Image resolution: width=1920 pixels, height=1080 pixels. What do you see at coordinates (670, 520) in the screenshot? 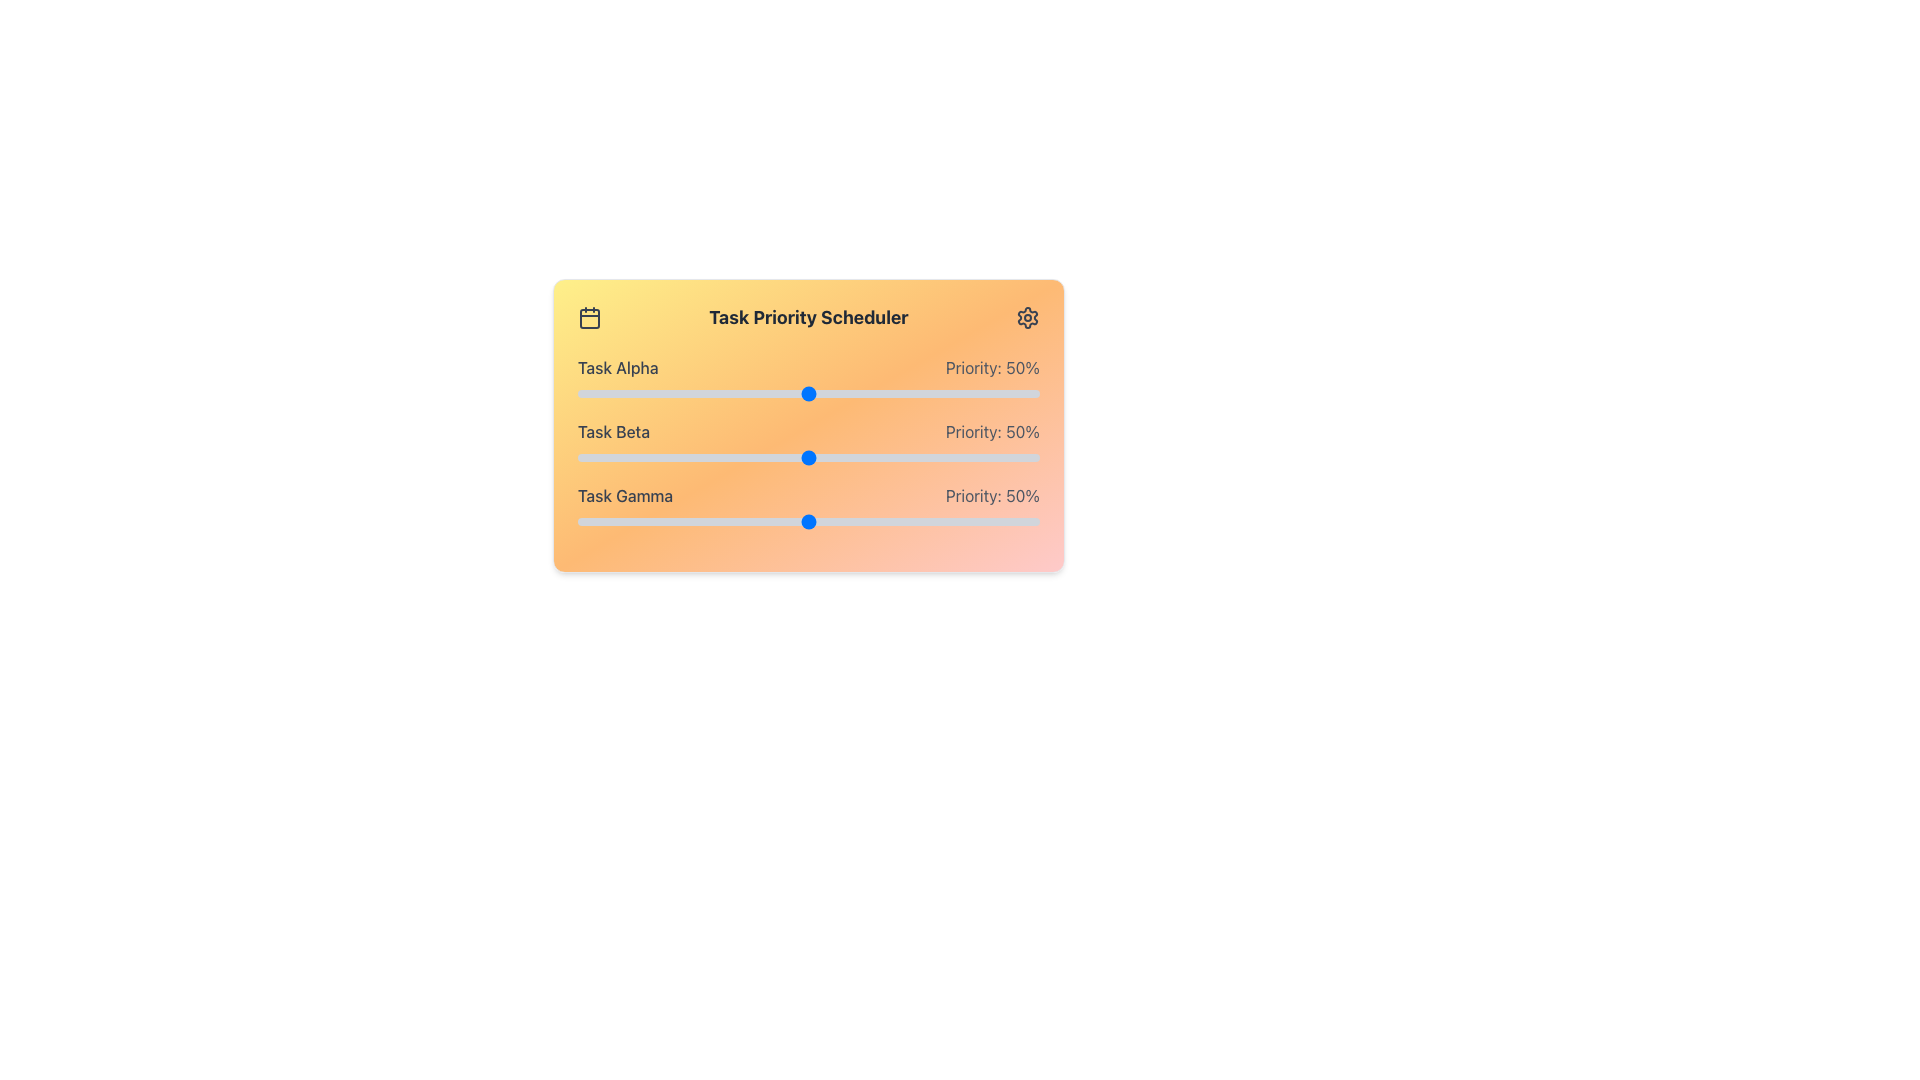
I see `task priority` at bounding box center [670, 520].